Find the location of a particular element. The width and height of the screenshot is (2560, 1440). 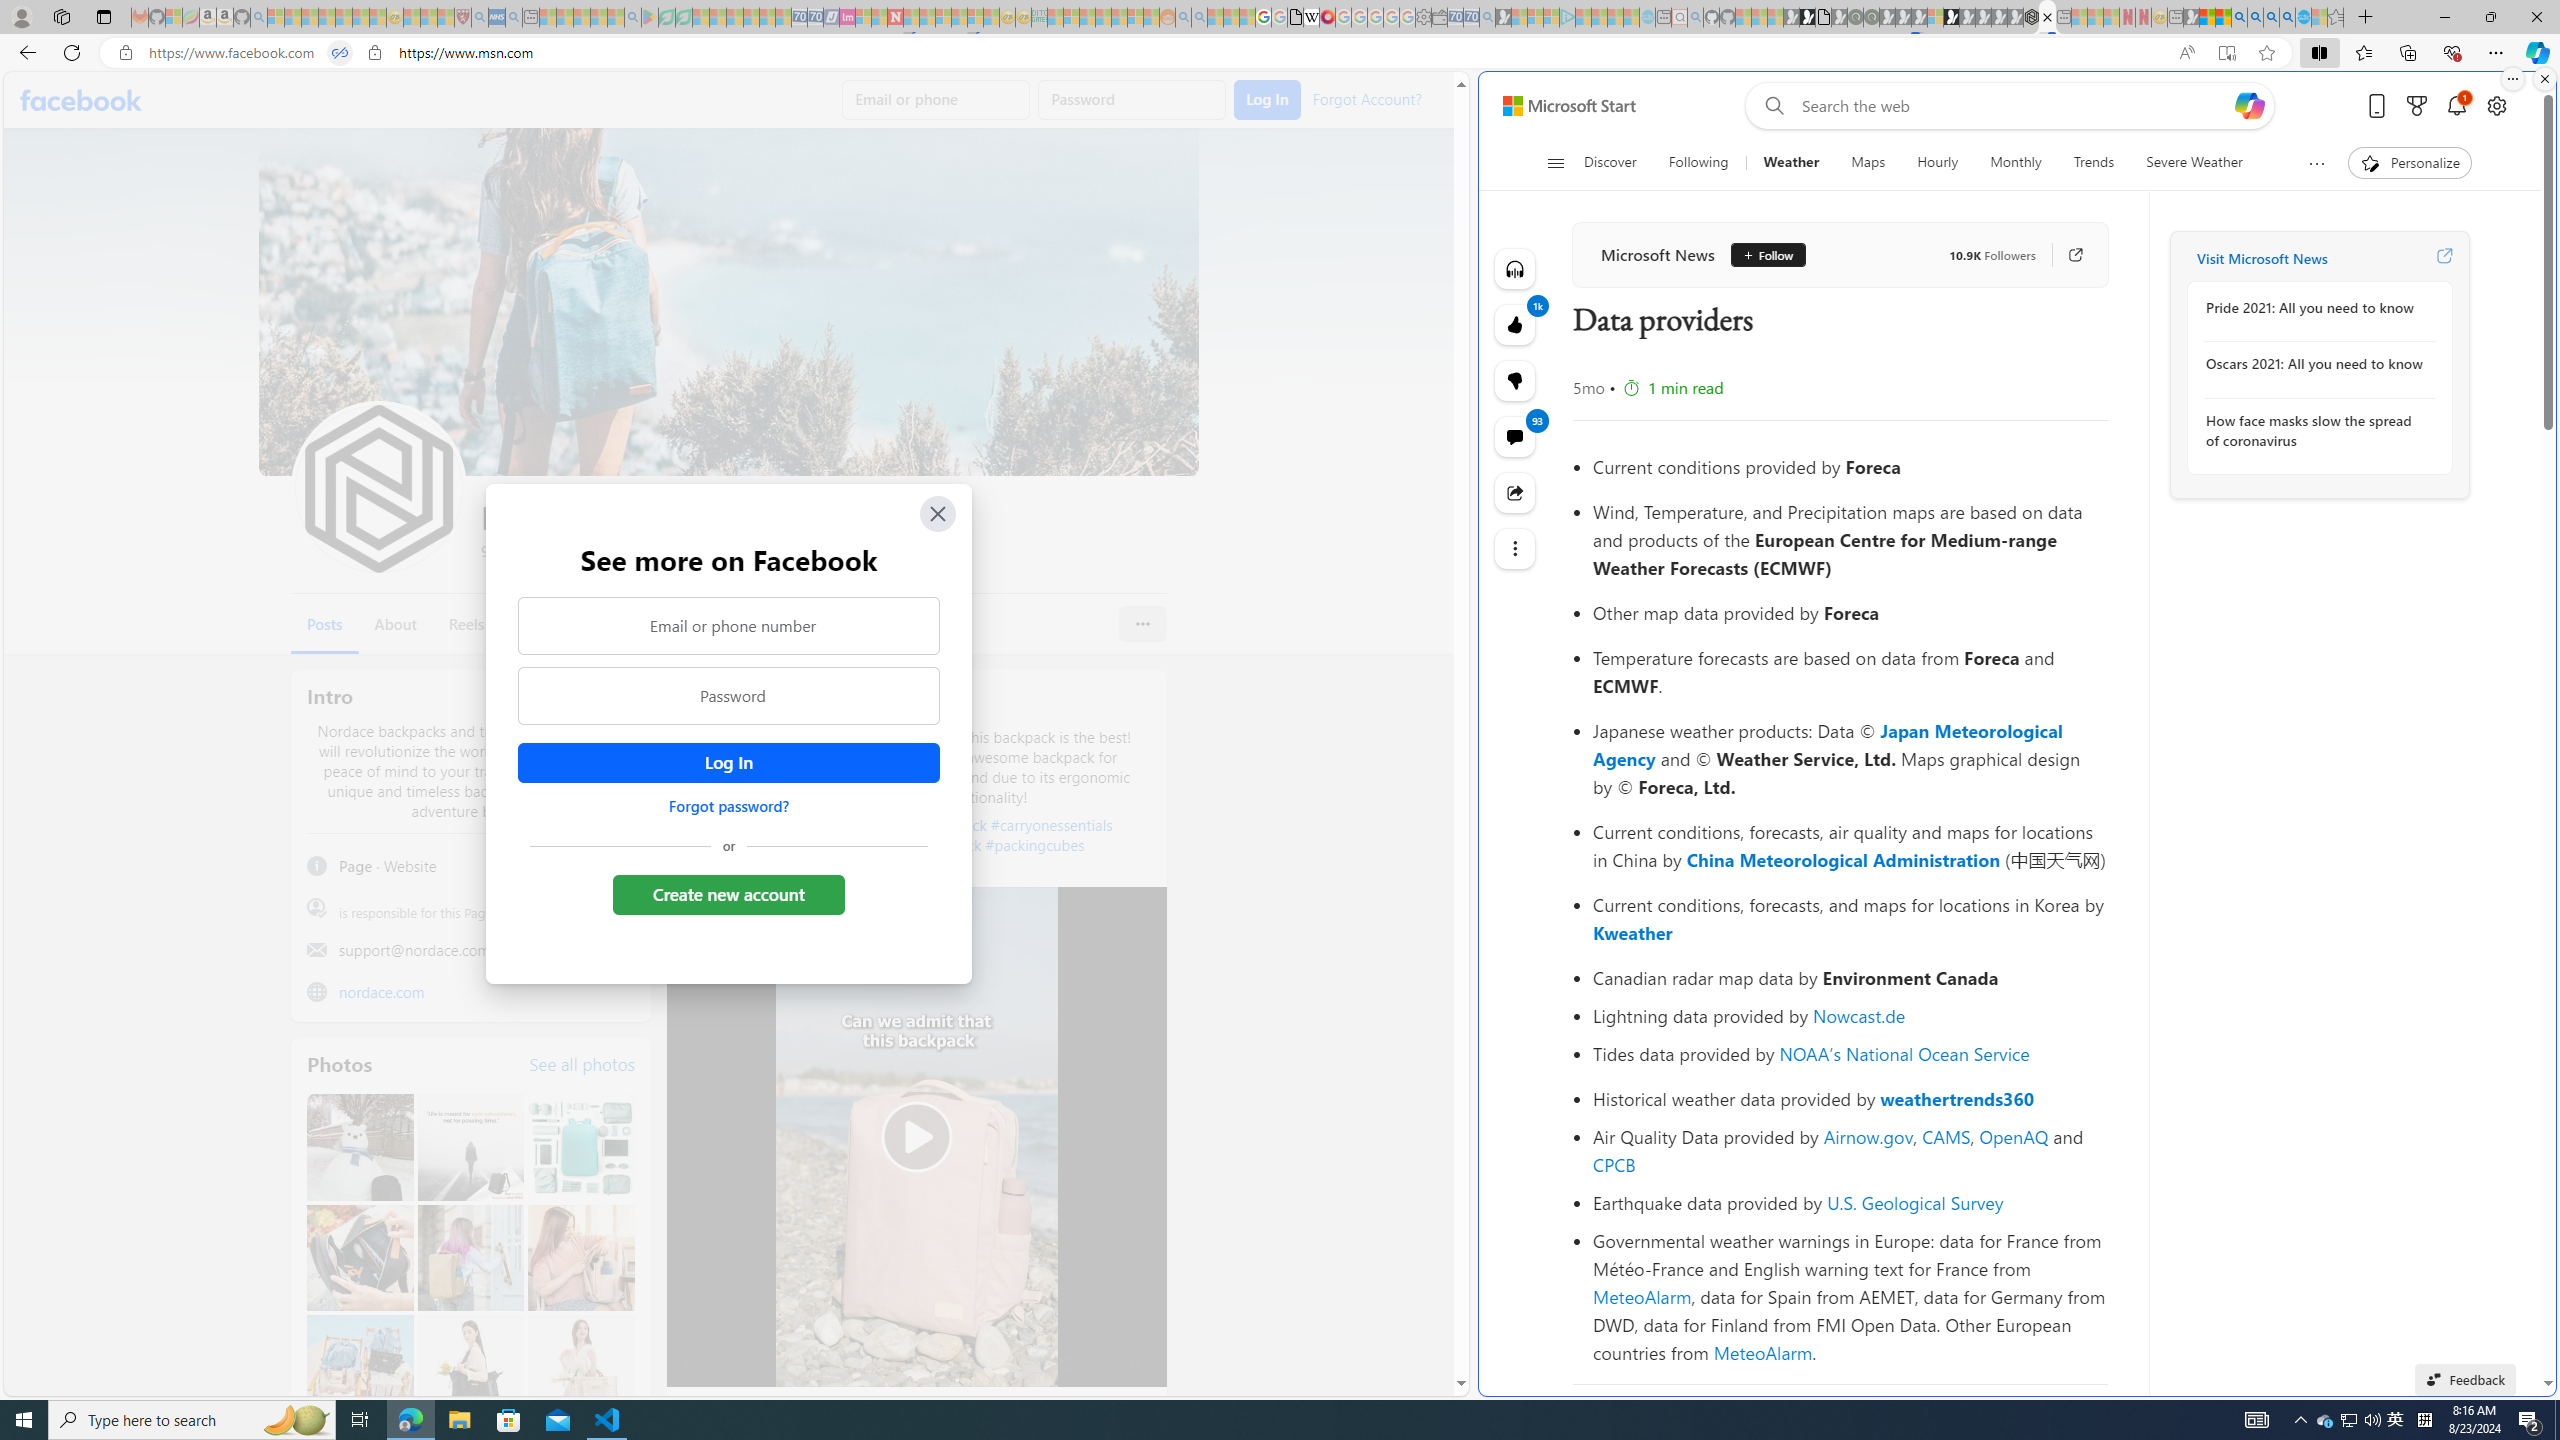

'Workspaces' is located at coordinates (61, 16).